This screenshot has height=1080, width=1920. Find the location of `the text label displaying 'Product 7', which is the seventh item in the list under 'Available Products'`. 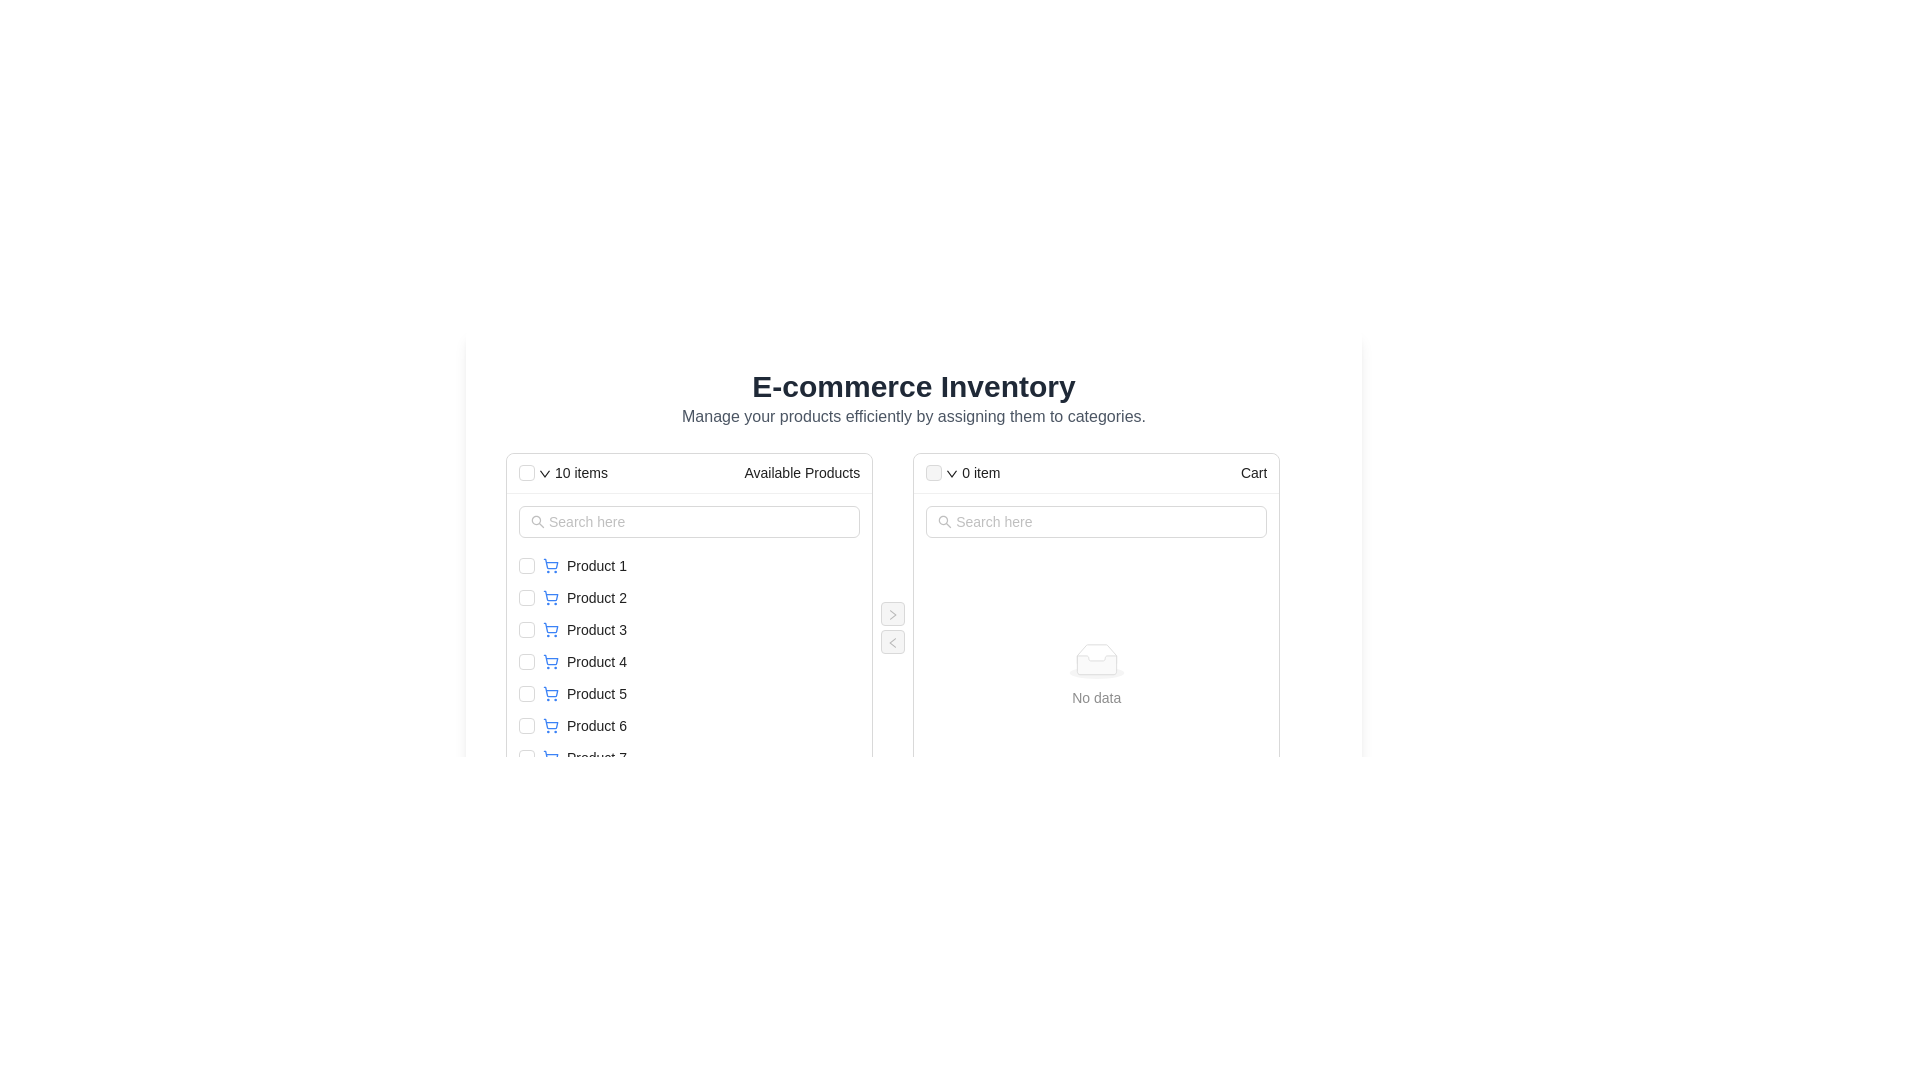

the text label displaying 'Product 7', which is the seventh item in the list under 'Available Products' is located at coordinates (595, 758).